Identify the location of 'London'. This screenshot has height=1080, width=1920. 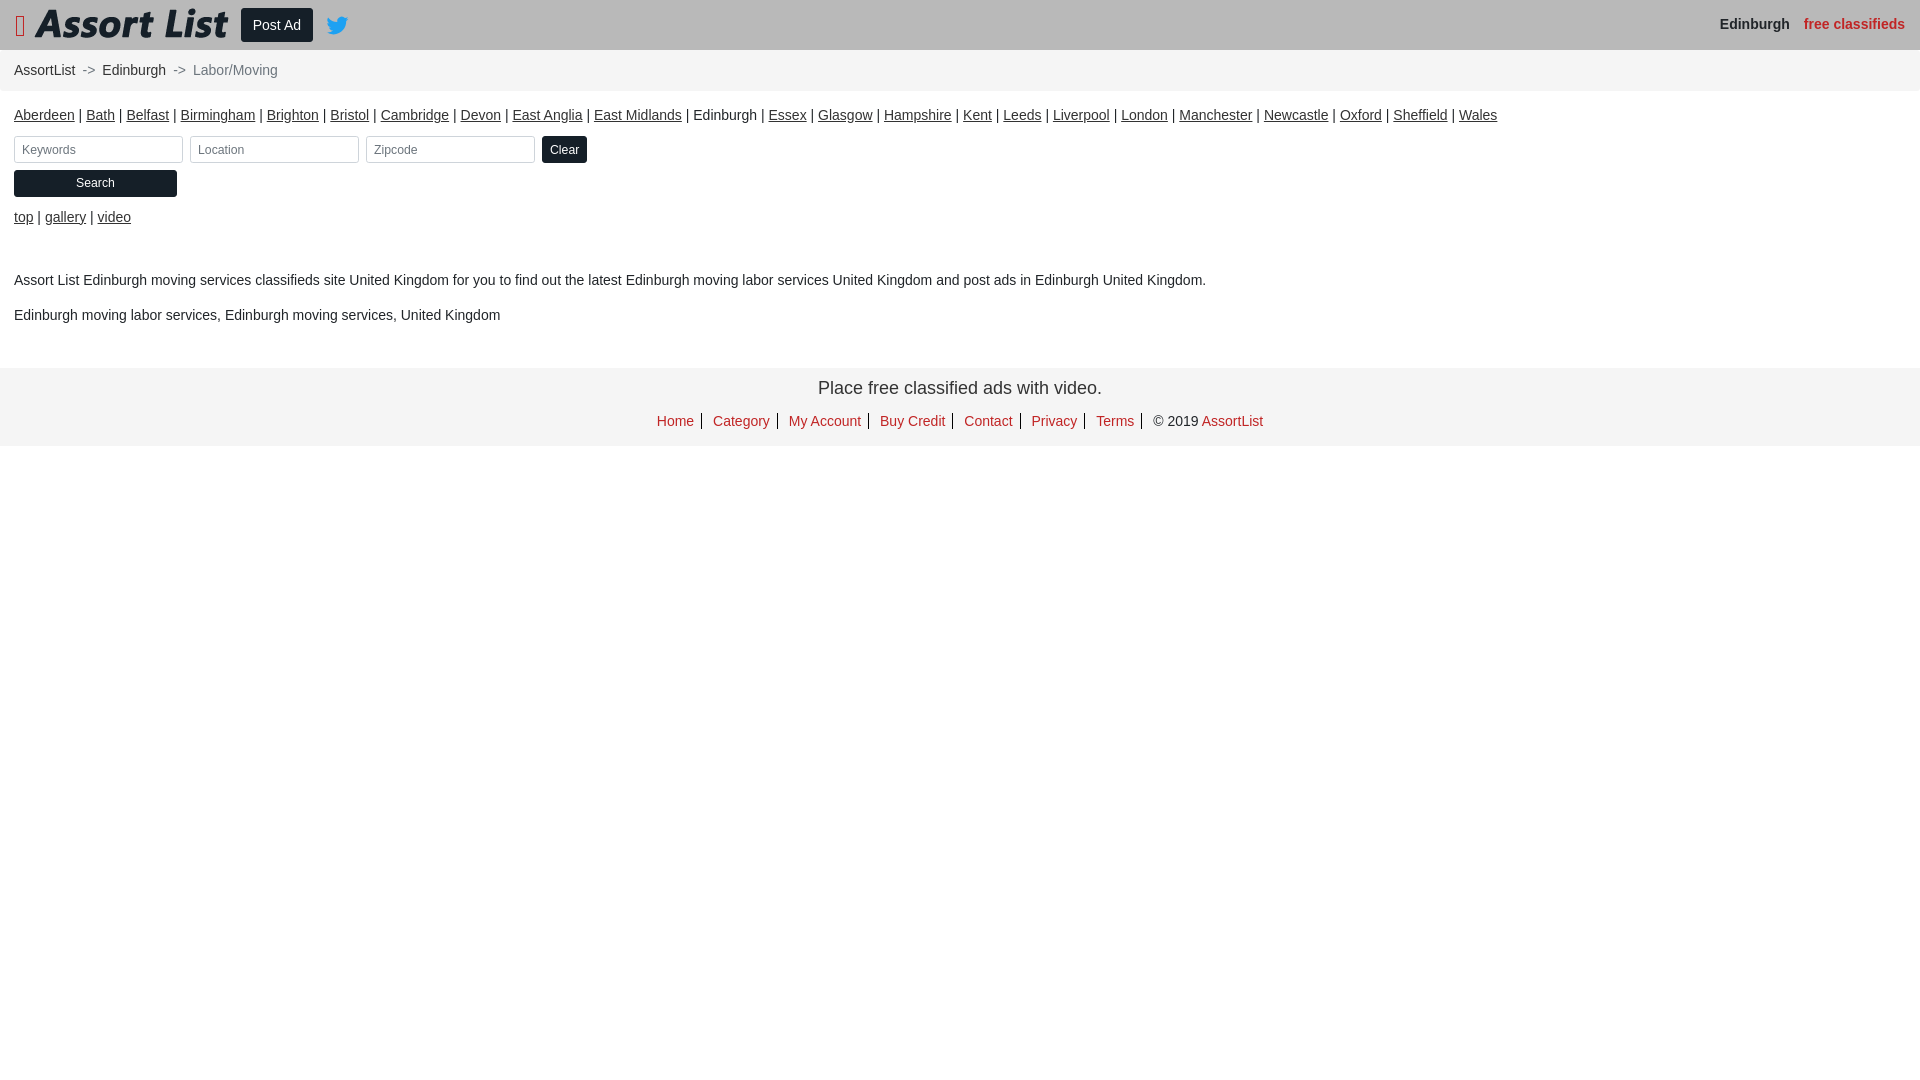
(1121, 115).